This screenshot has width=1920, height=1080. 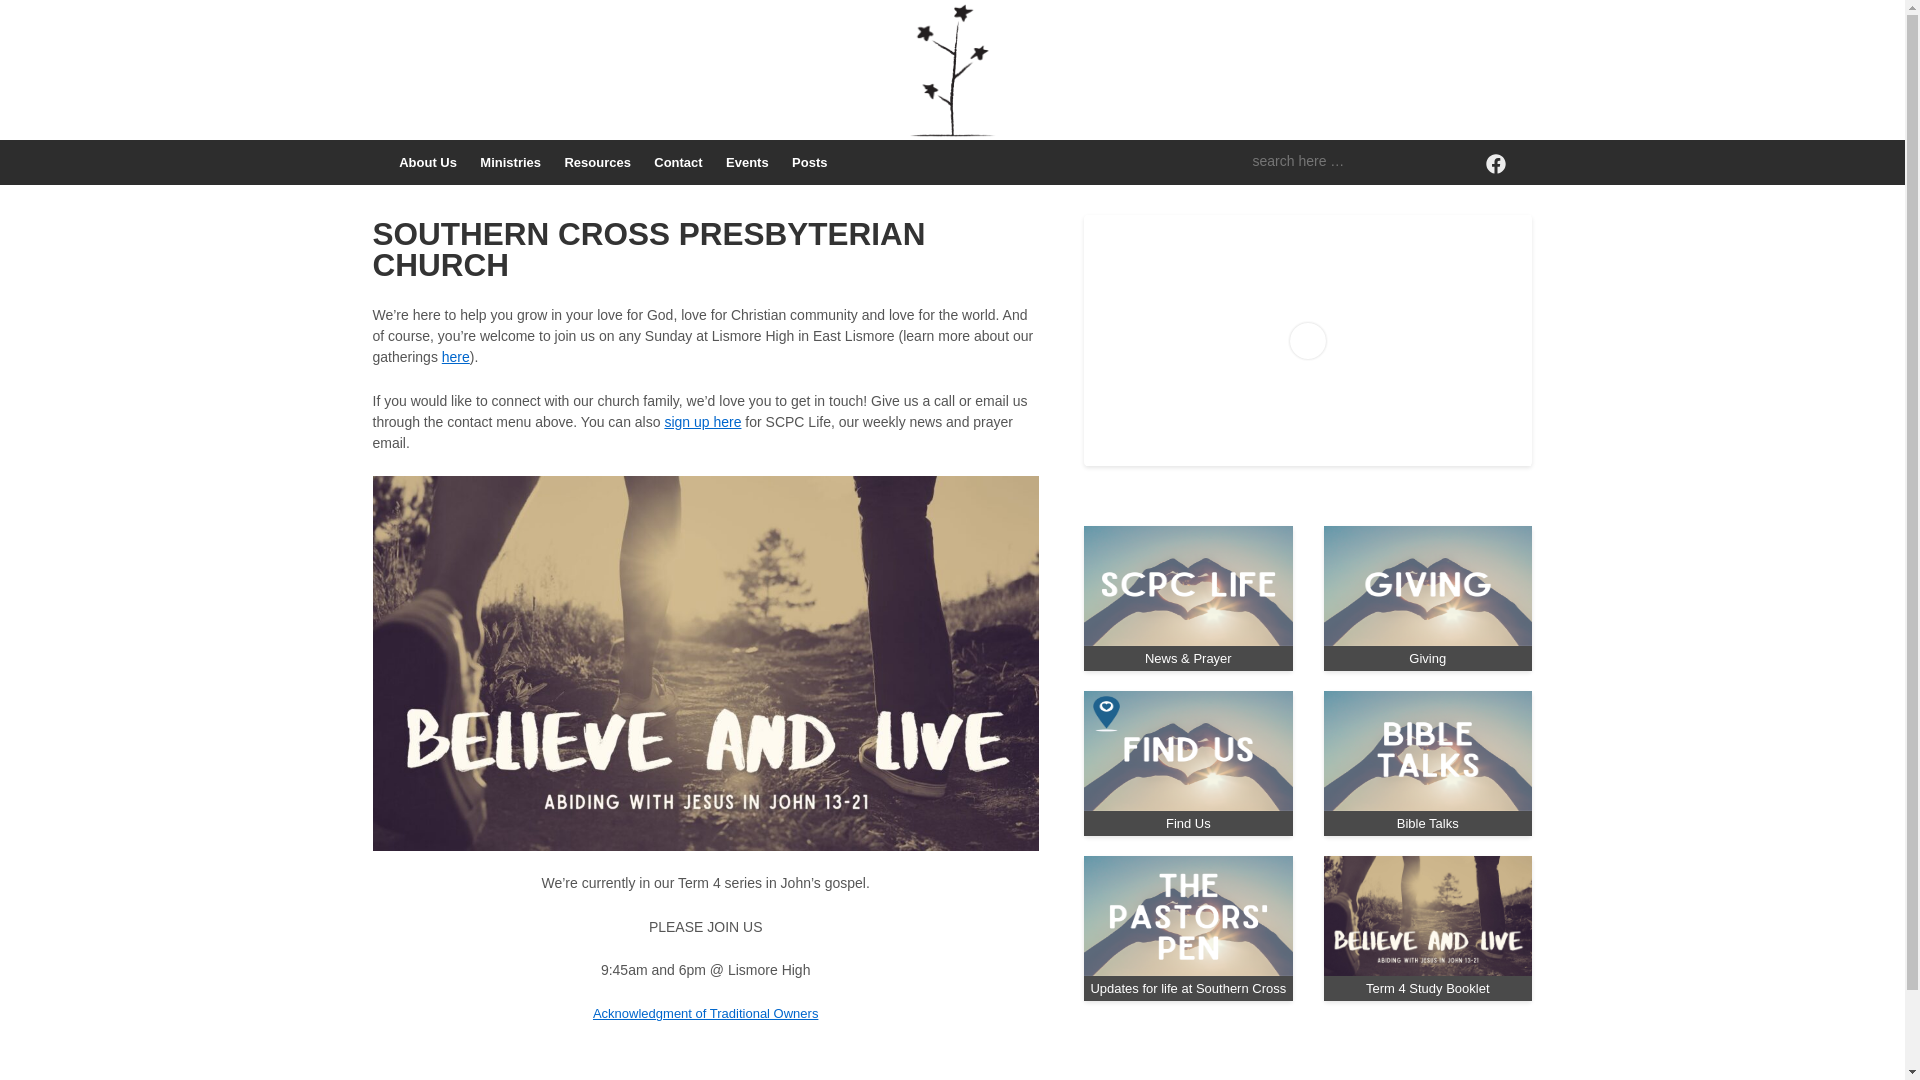 What do you see at coordinates (427, 161) in the screenshot?
I see `'About Us'` at bounding box center [427, 161].